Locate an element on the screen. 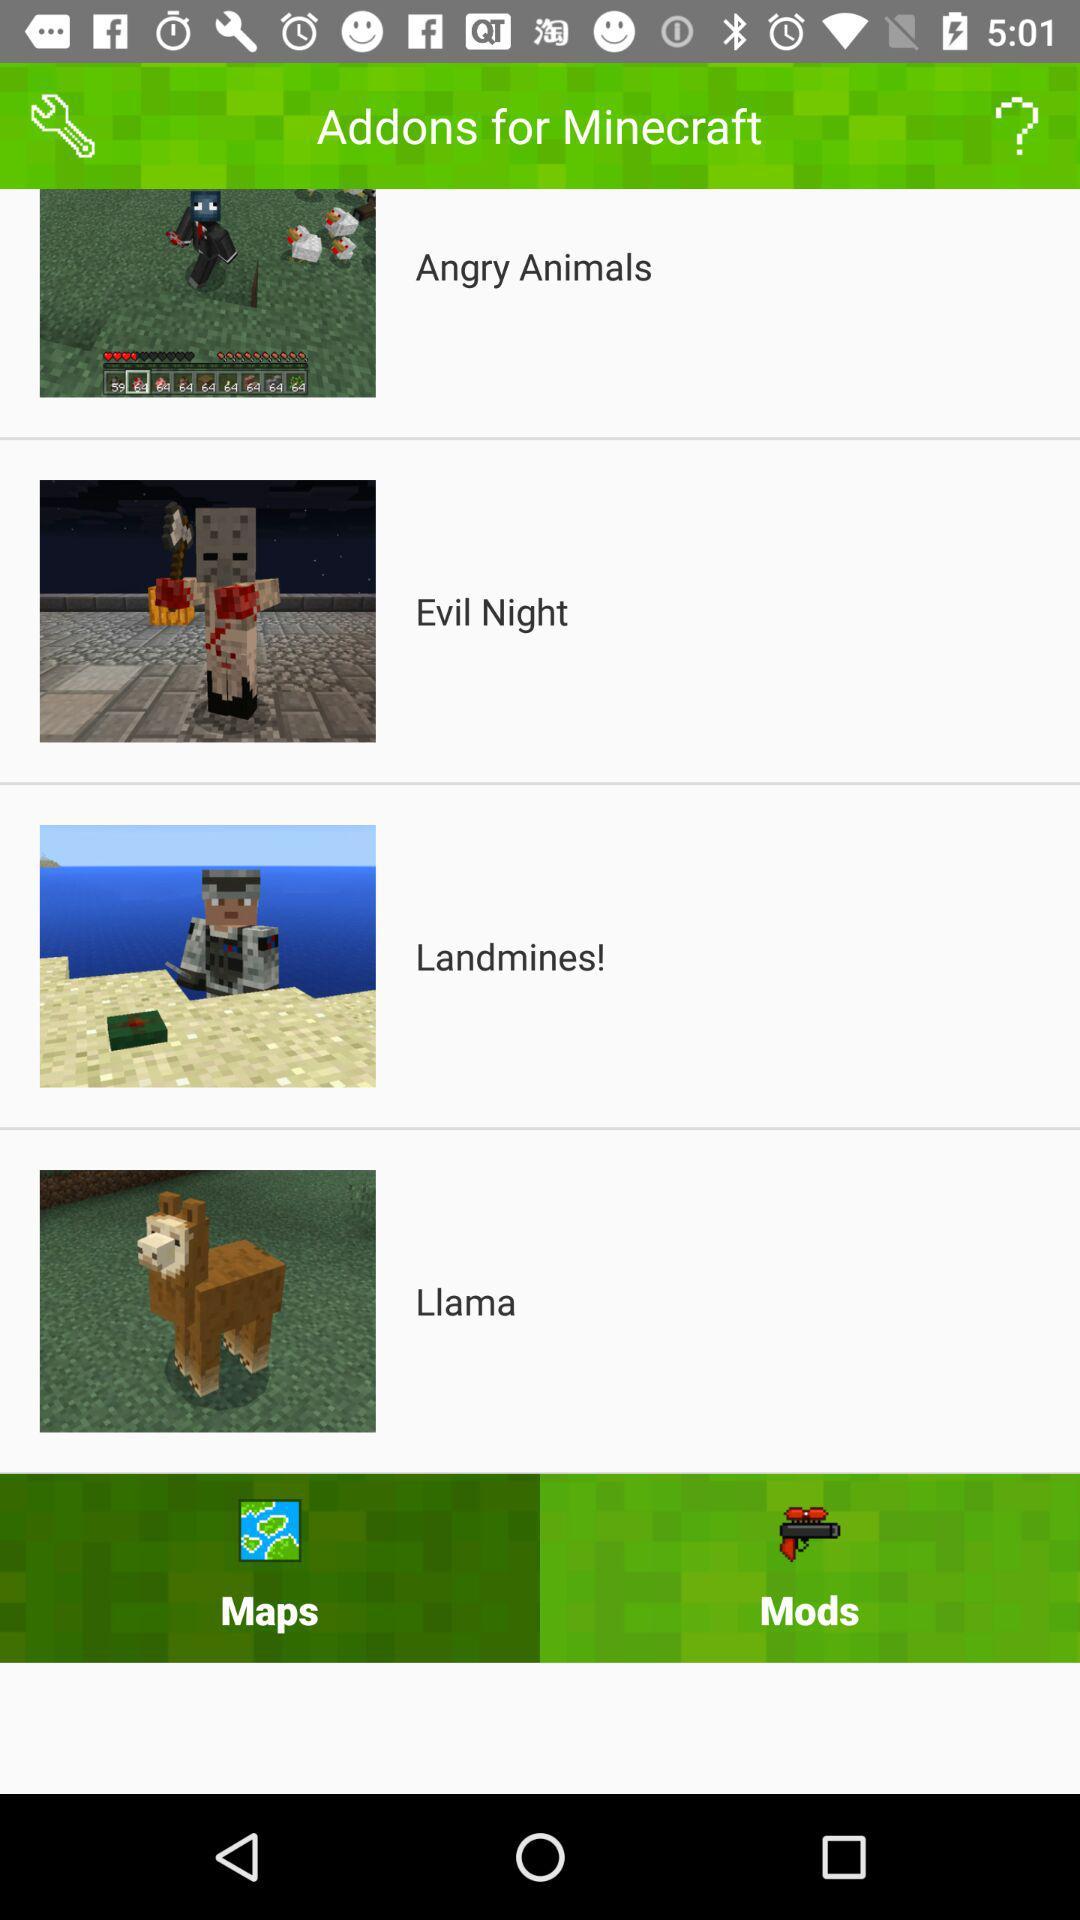  landmines! is located at coordinates (509, 955).